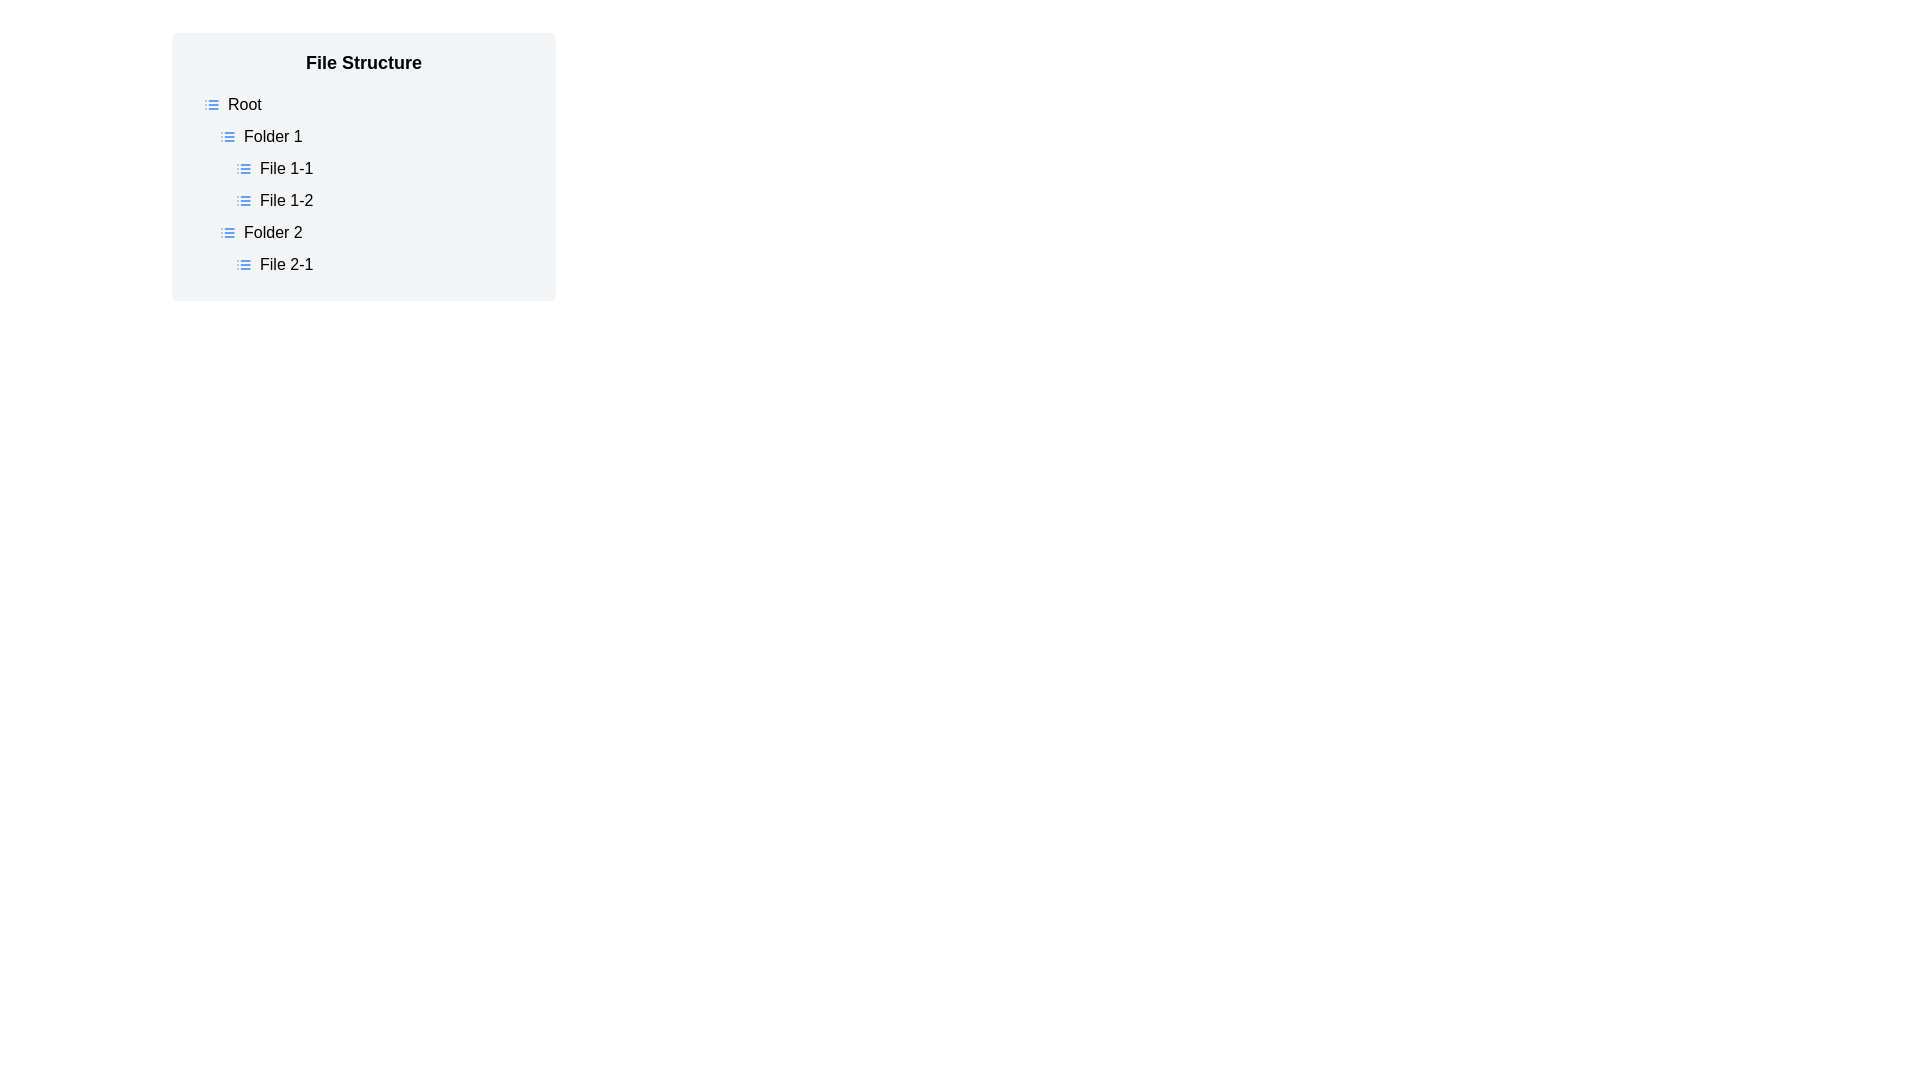  I want to click on the Hierarchy View element that visually resembles a hierarchical file structure containing items like 'Root', 'Folder 1', 'File 1-1', and 'File 1-2', so click(372, 185).